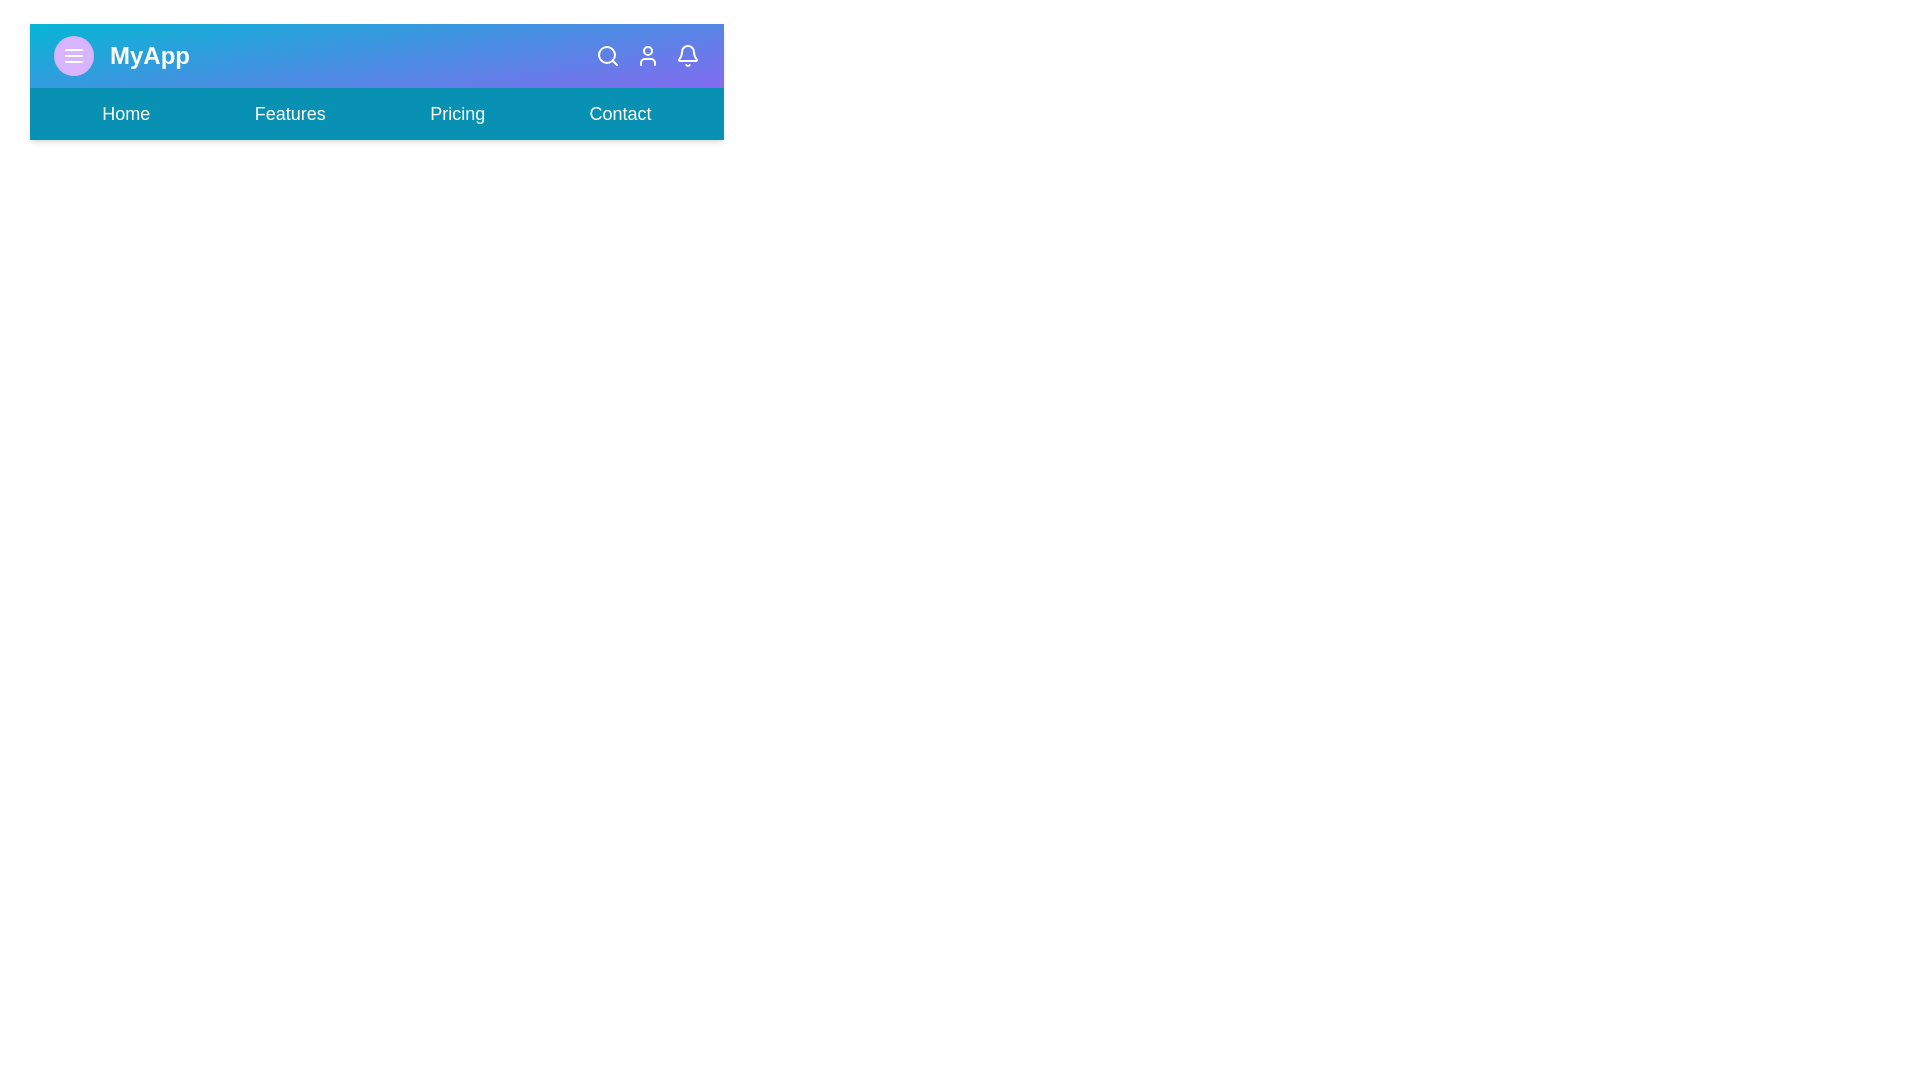 The height and width of the screenshot is (1080, 1920). Describe the element at coordinates (618, 114) in the screenshot. I see `the navigation link Contact to navigate to the corresponding section` at that location.